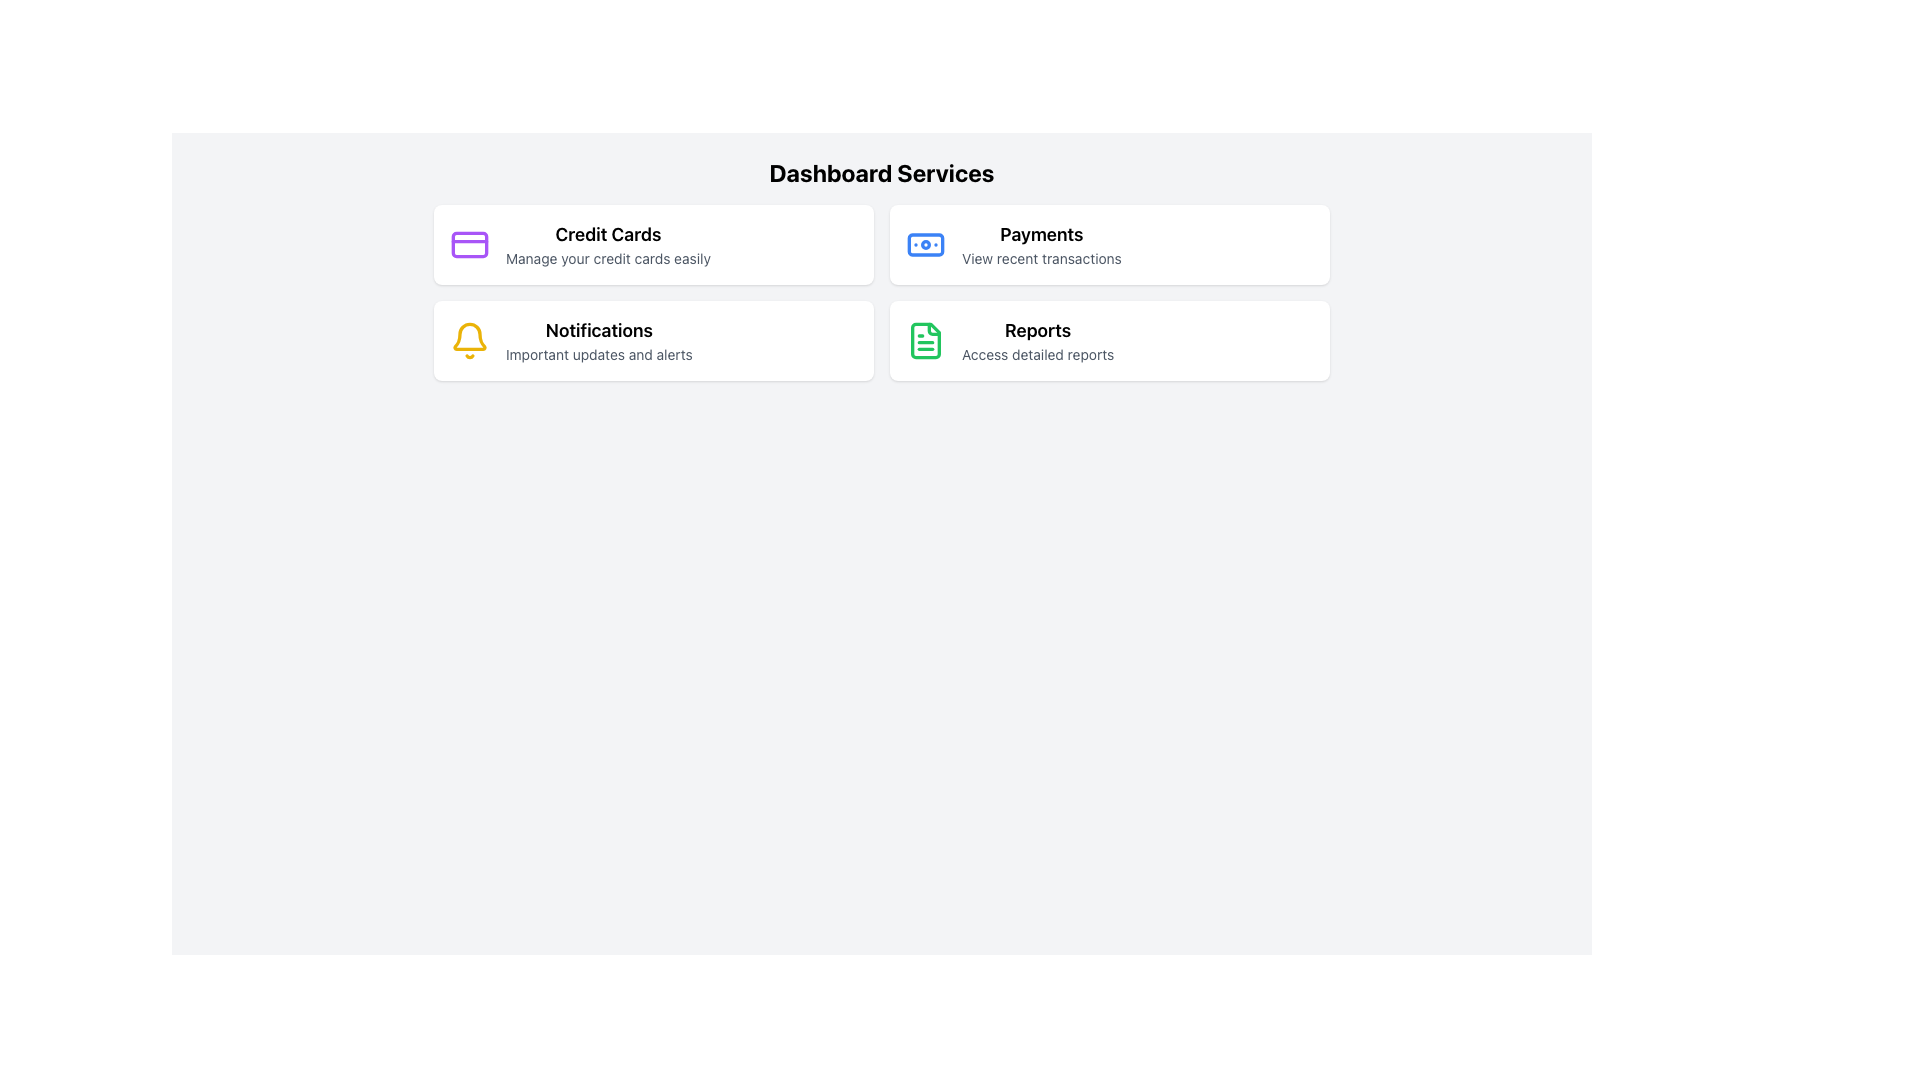  I want to click on the Text Label providing details for the 'Notifications' section of the dashboard, located in the bottom-left quadrant beneath the title text, so click(598, 353).